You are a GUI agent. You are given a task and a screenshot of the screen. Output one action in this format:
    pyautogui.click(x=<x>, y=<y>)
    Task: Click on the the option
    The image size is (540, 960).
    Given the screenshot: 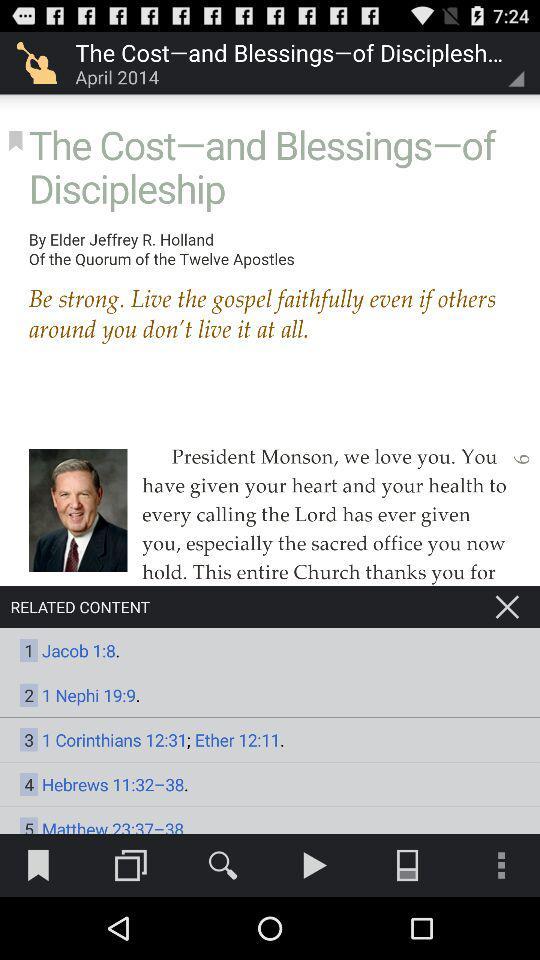 What is the action you would take?
    pyautogui.click(x=507, y=606)
    